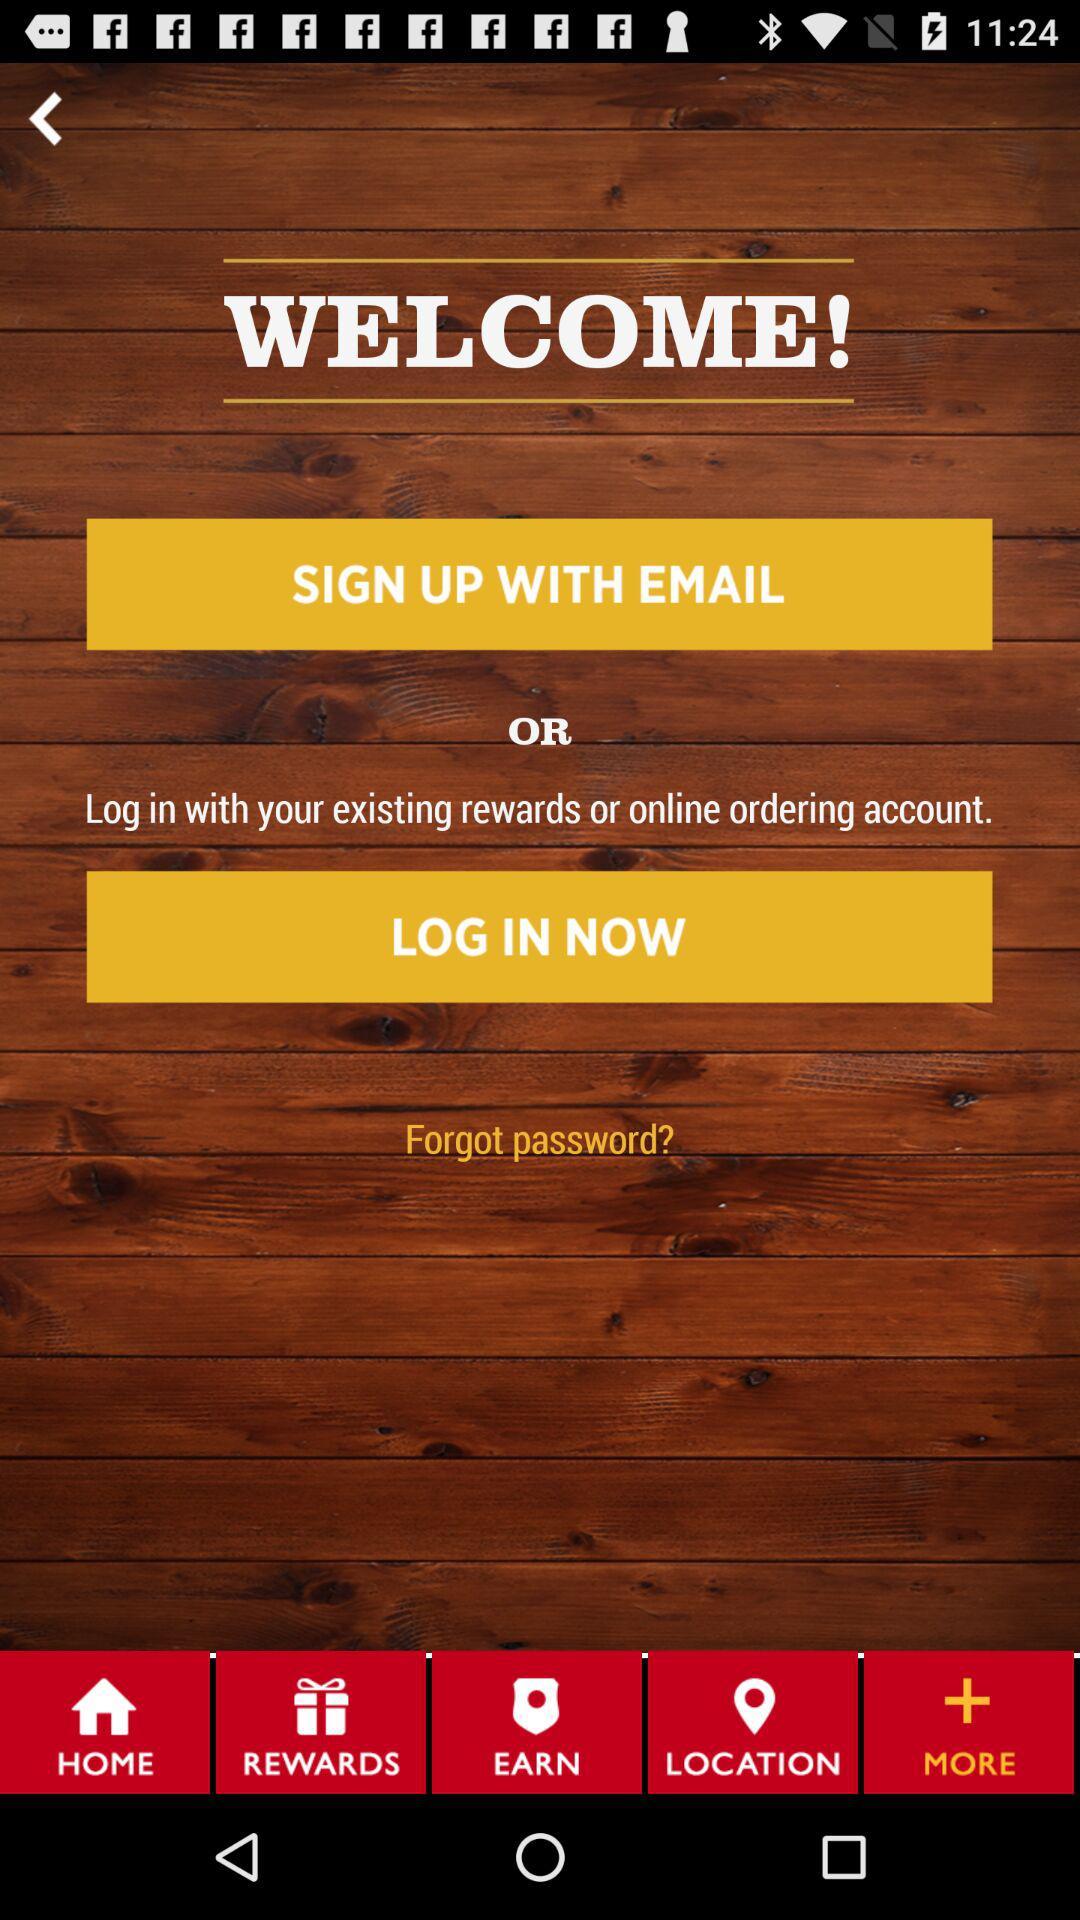 This screenshot has height=1920, width=1080. Describe the element at coordinates (44, 125) in the screenshot. I see `the arrow_backward icon` at that location.